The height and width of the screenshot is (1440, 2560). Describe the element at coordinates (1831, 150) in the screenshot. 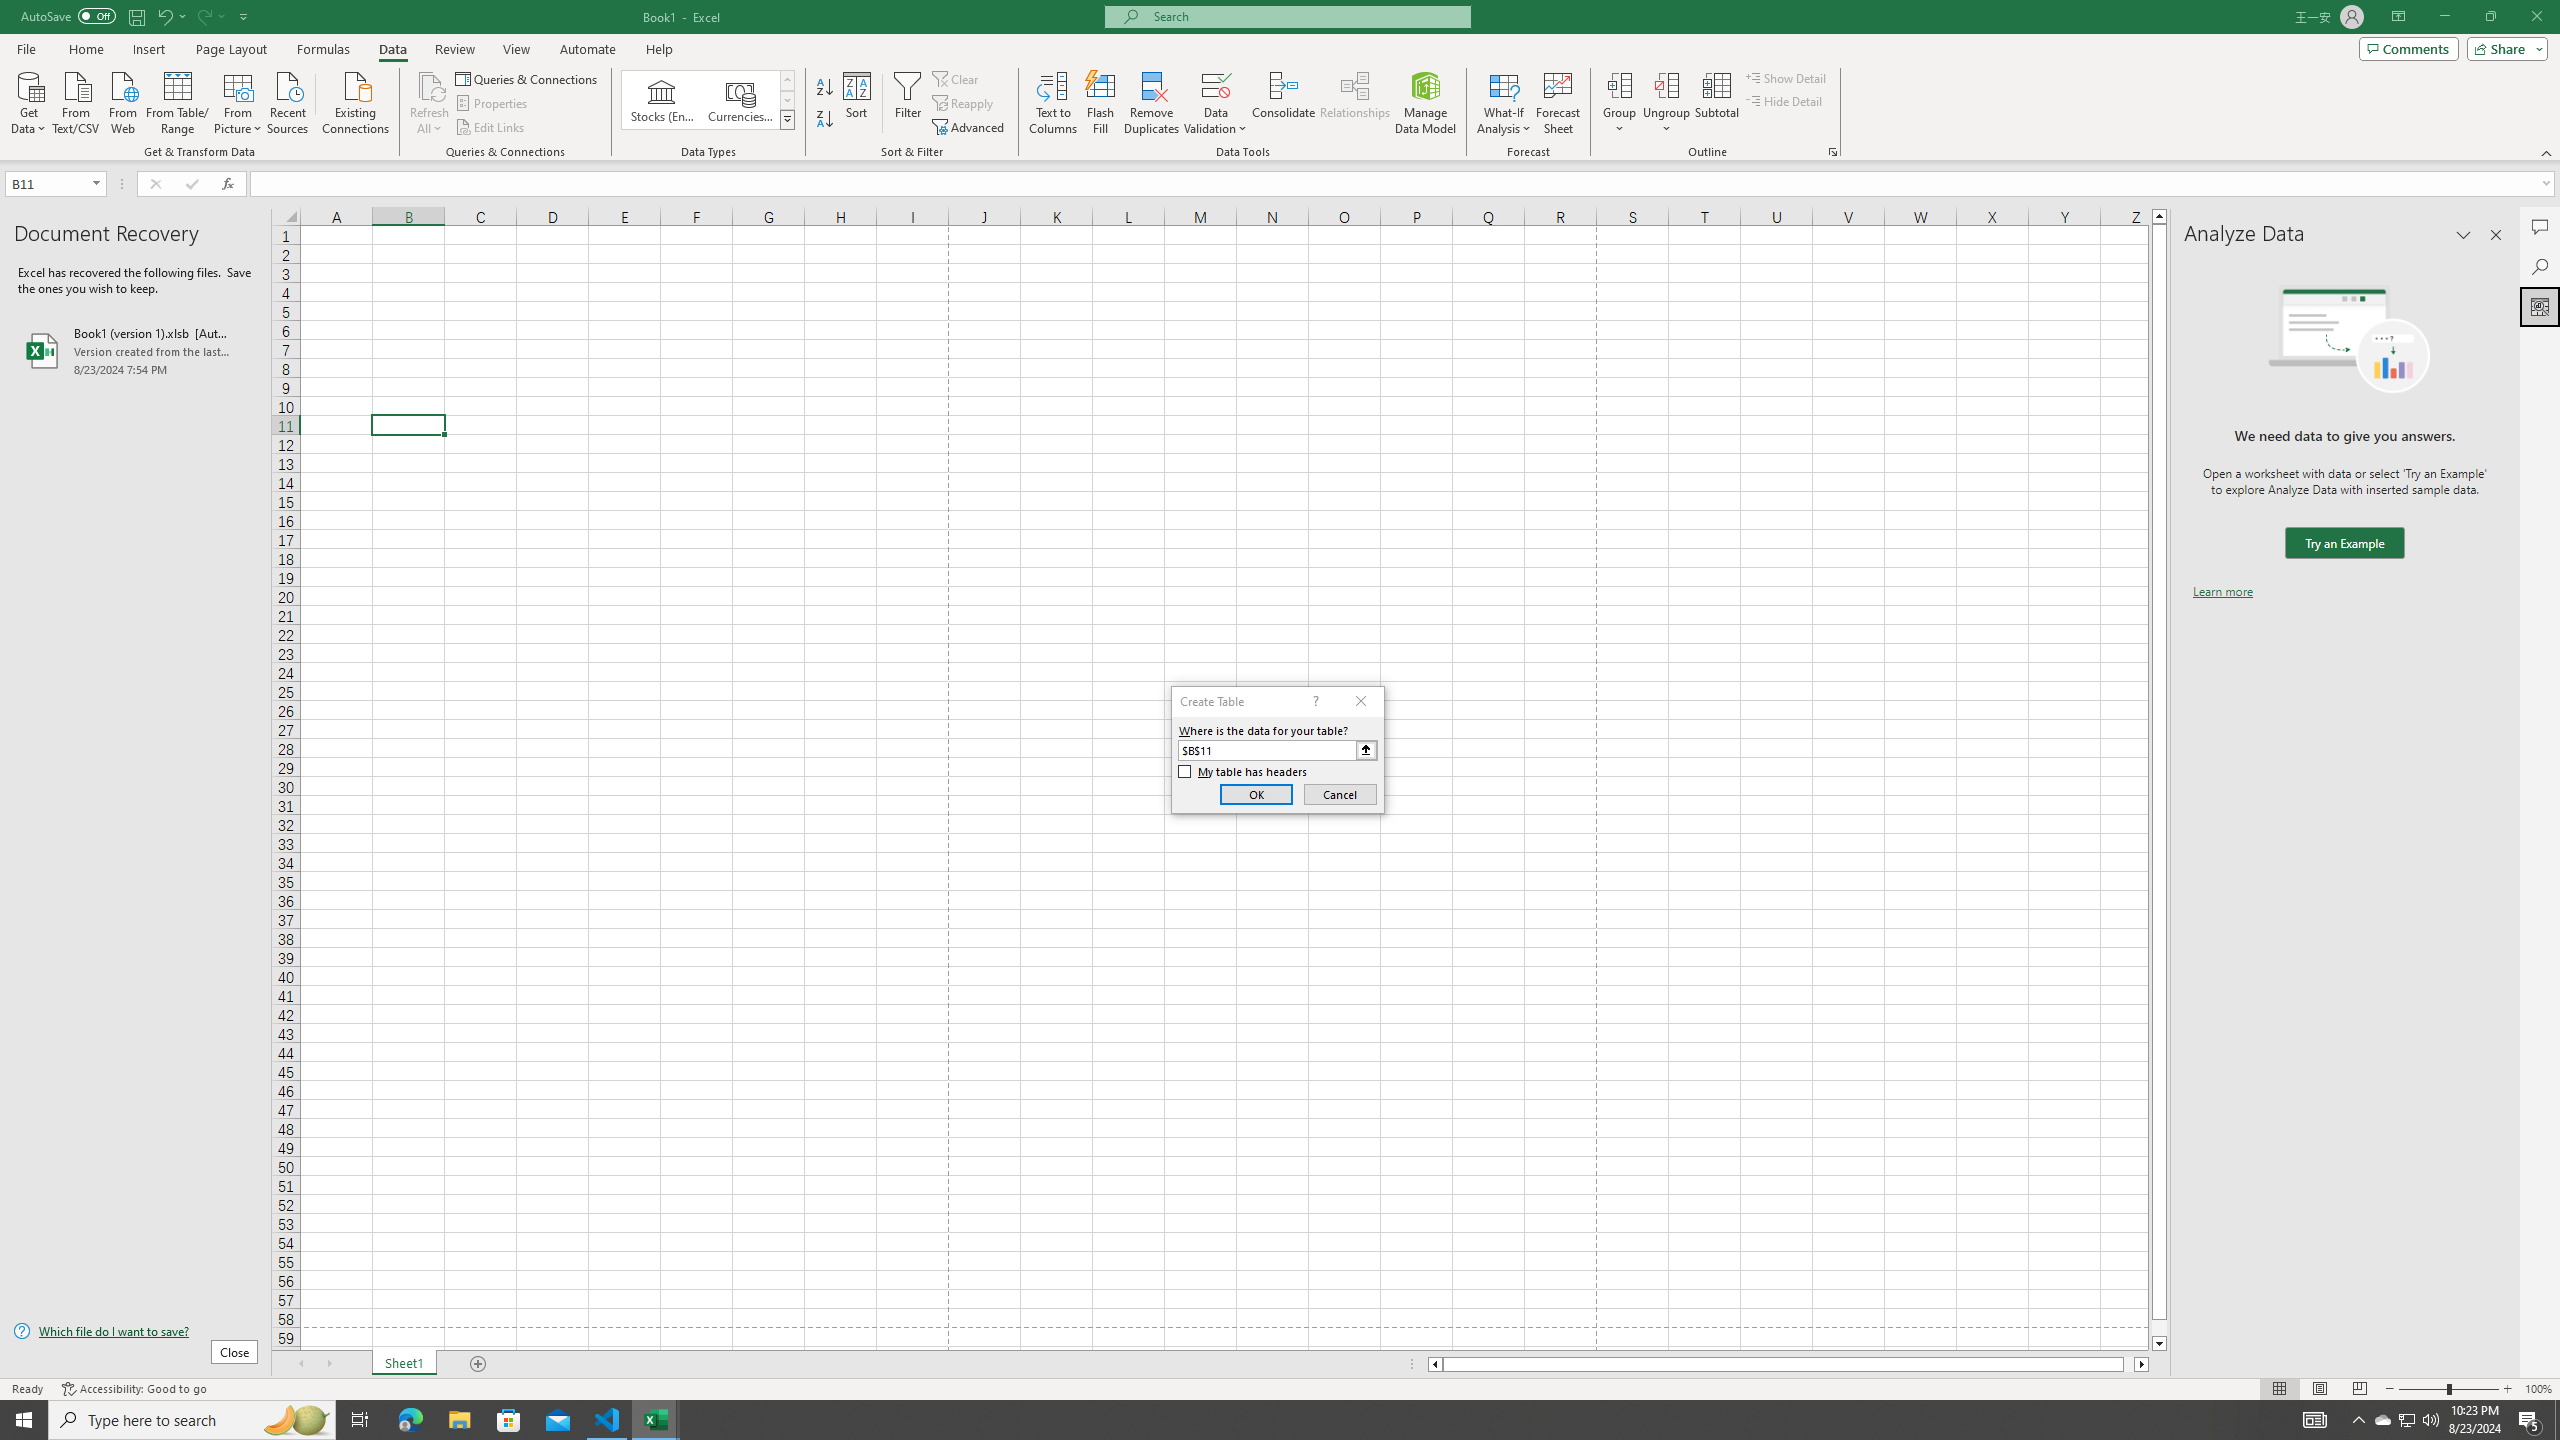

I see `'Group and Outline Settings'` at that location.